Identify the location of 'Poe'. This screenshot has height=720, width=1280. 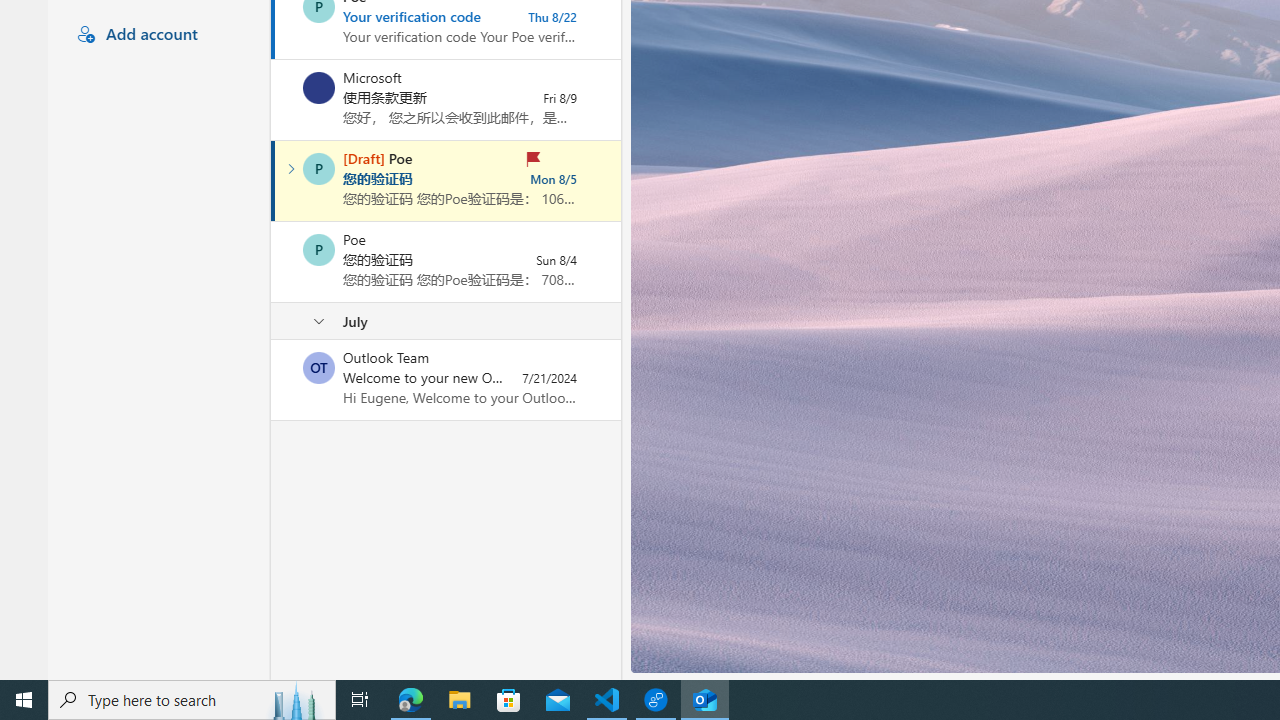
(318, 248).